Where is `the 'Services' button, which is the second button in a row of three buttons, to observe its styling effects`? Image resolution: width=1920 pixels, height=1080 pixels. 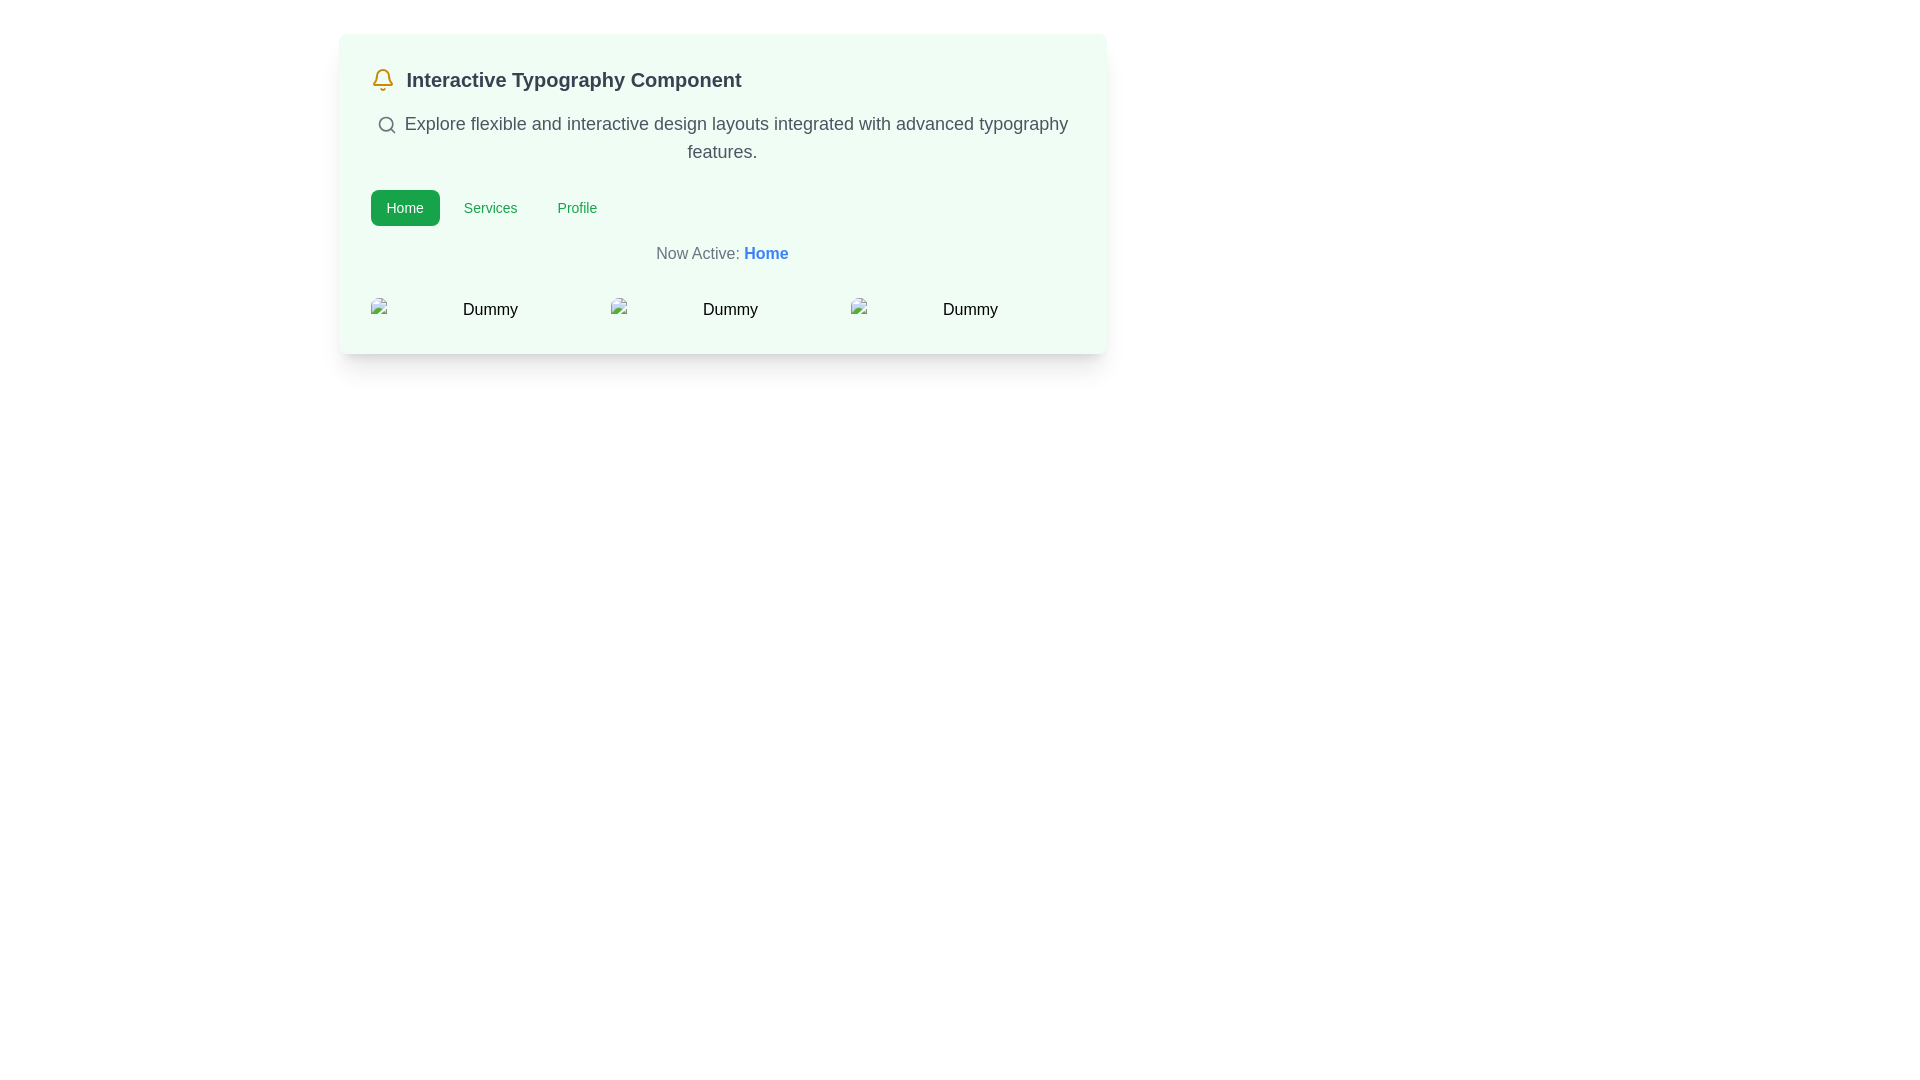 the 'Services' button, which is the second button in a row of three buttons, to observe its styling effects is located at coordinates (490, 208).